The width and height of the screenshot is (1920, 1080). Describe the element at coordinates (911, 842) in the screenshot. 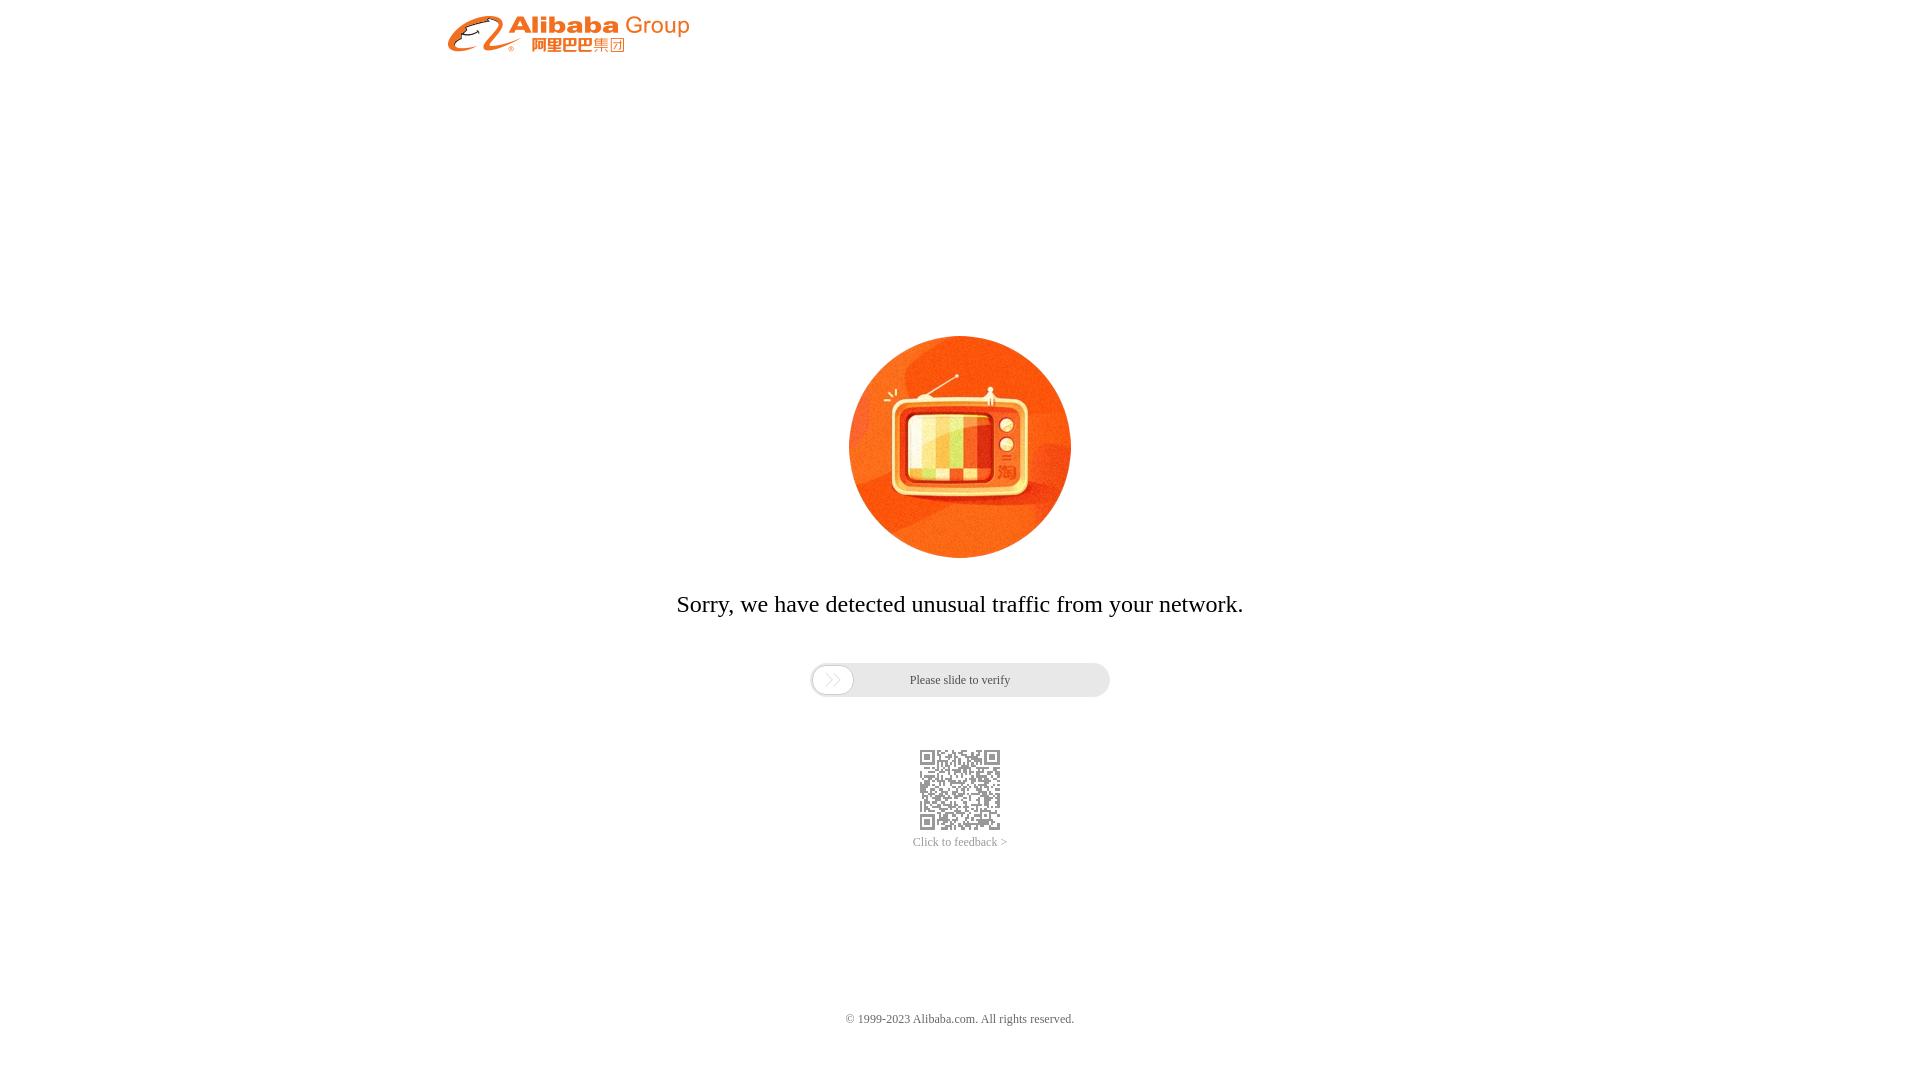

I see `'Click to feedback >'` at that location.